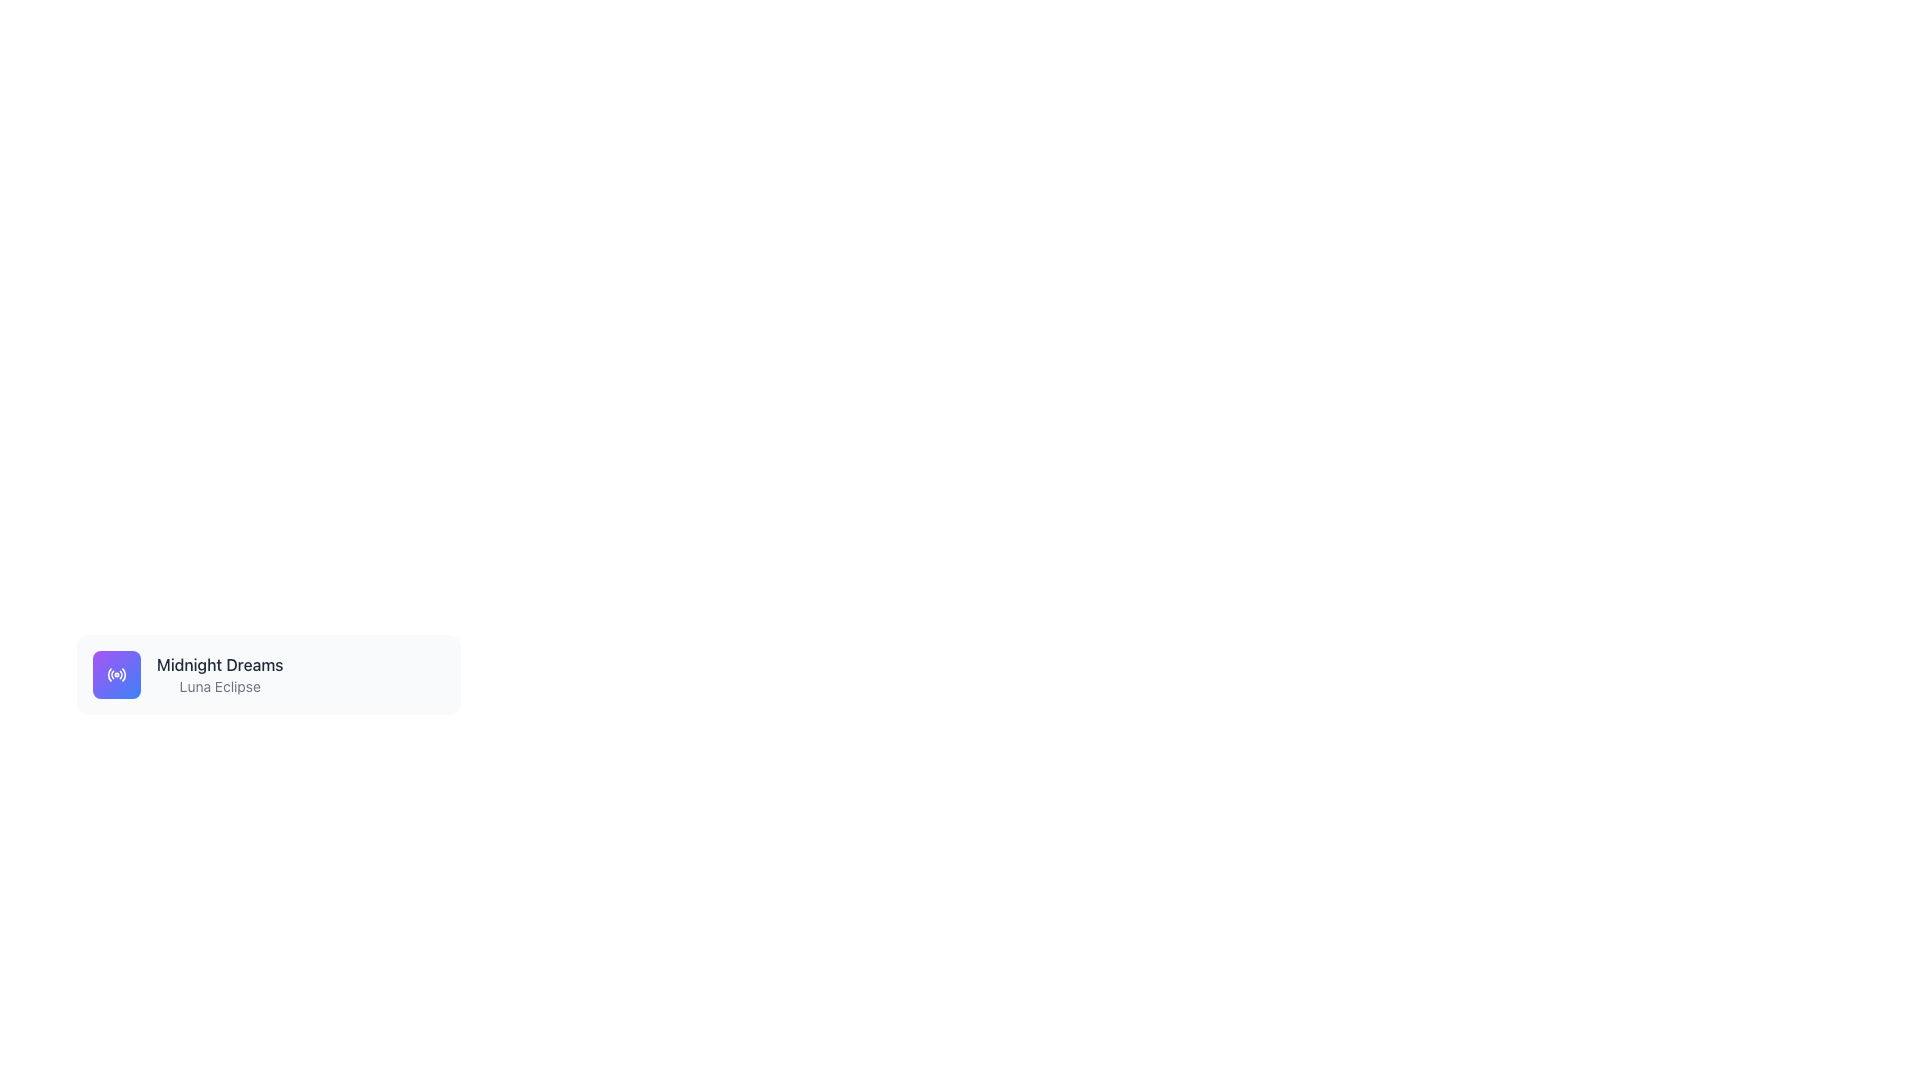 The width and height of the screenshot is (1920, 1080). I want to click on text displayed as 'Midnight Dreams', which is styled in medium weight dark gray font and positioned above 'Luna Eclipse', so click(220, 664).